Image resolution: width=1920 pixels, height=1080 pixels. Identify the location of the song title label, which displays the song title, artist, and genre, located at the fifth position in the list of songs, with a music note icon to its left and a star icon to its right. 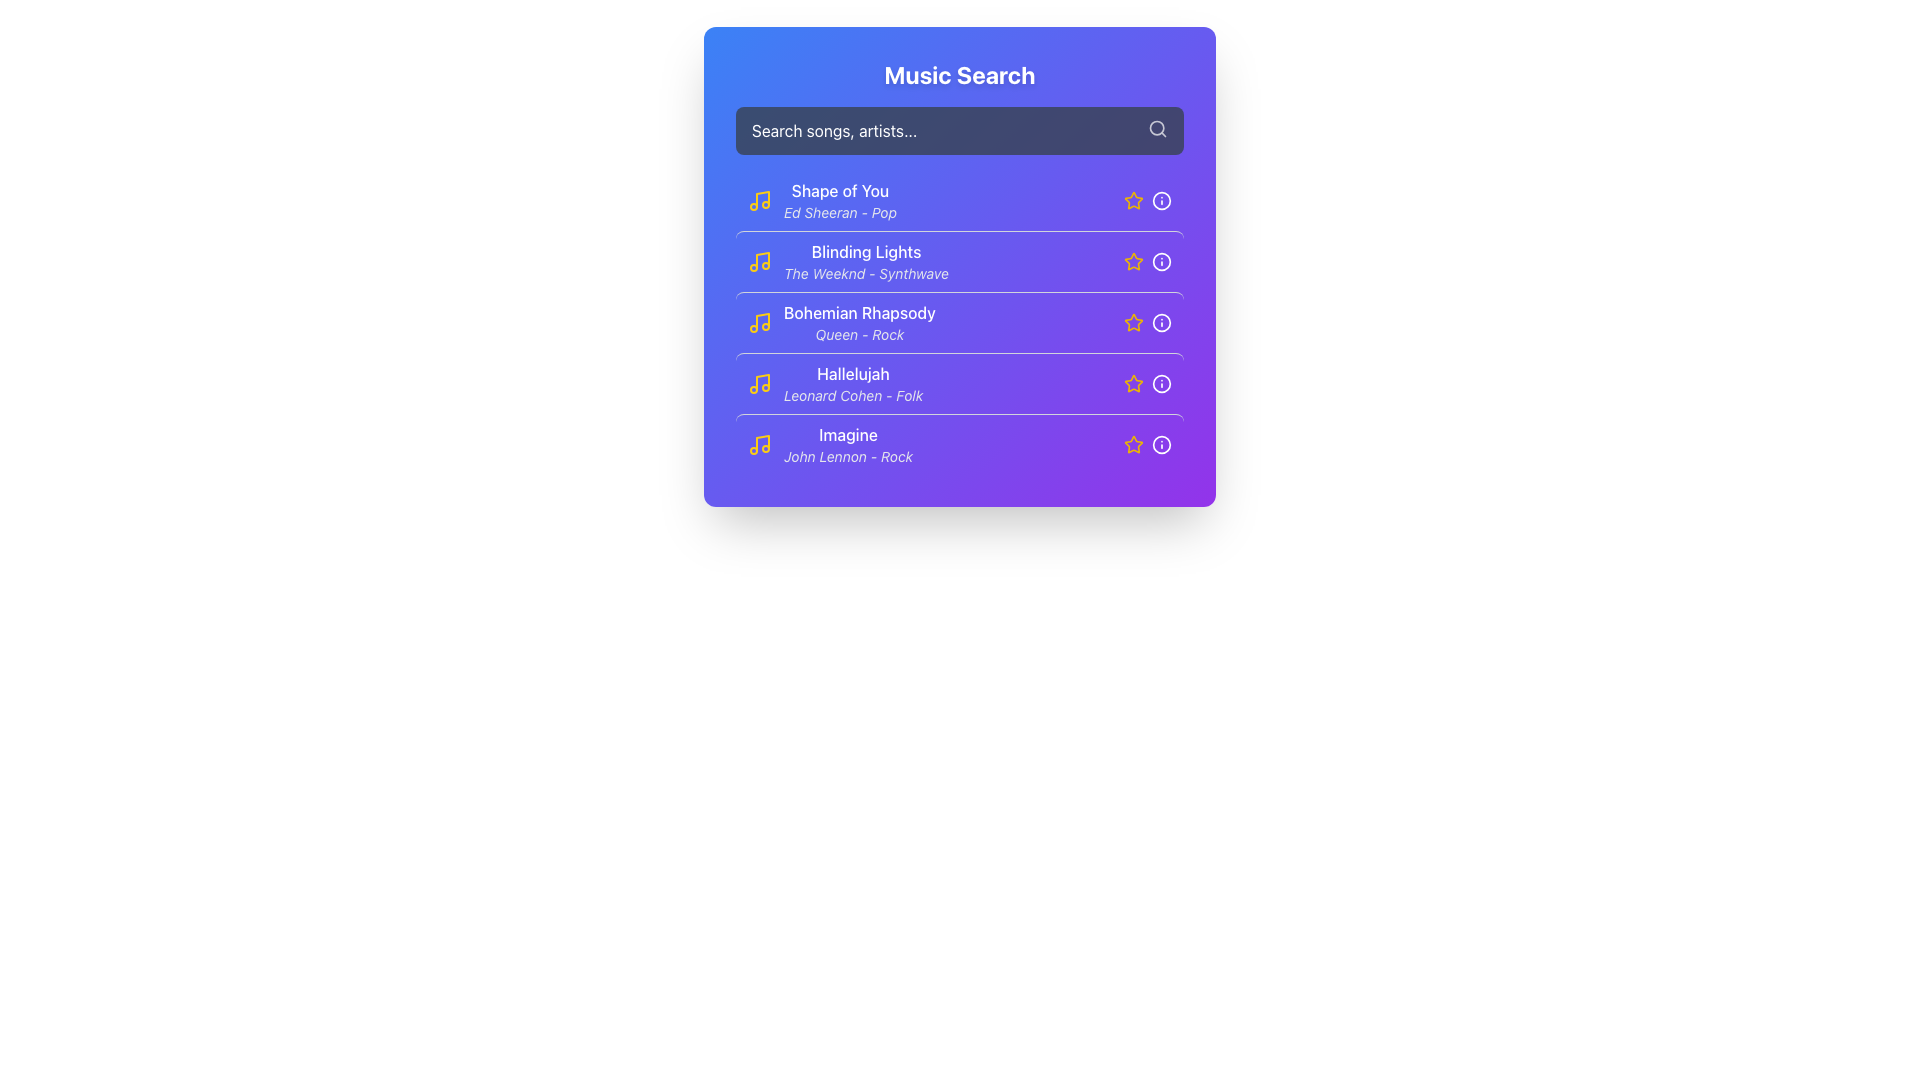
(848, 443).